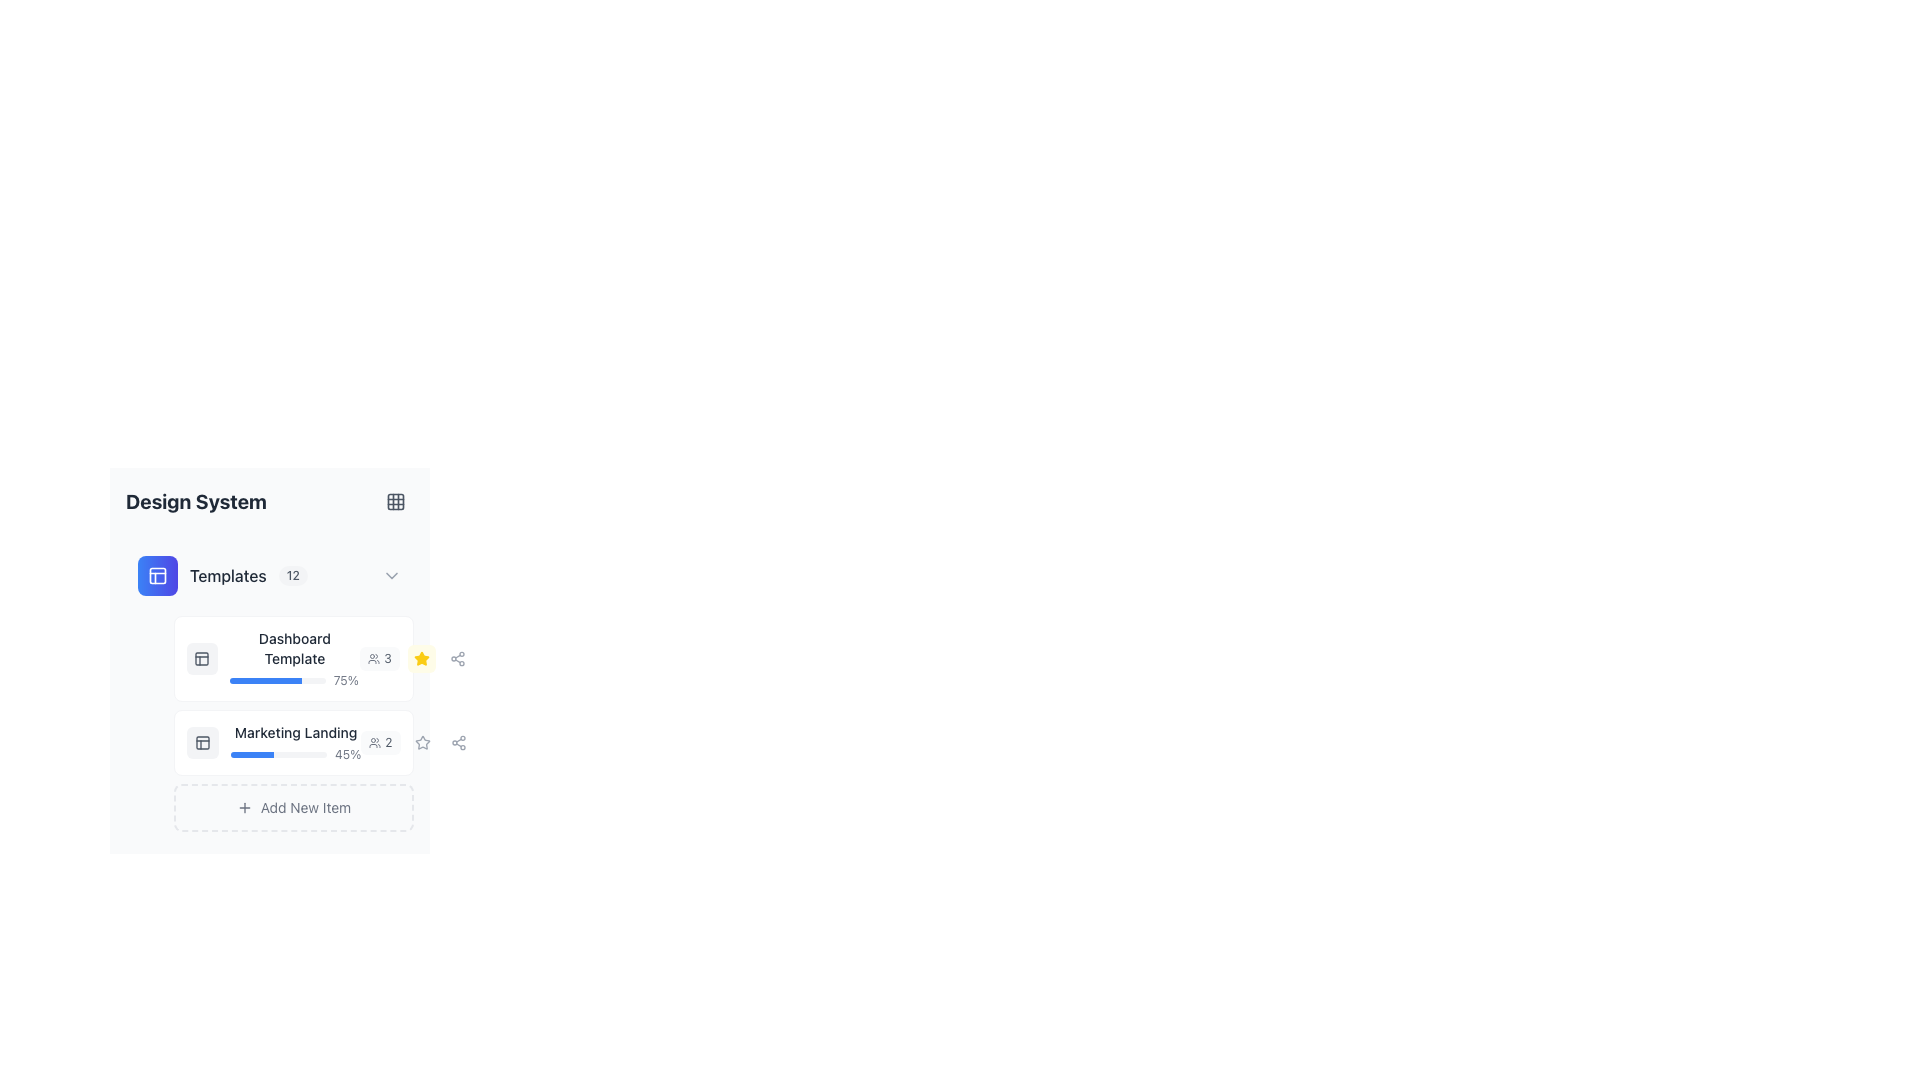 The height and width of the screenshot is (1080, 1920). Describe the element at coordinates (295, 732) in the screenshot. I see `text label identifying the 'Marketing Landing' template positioned in the second list item of the 'Templates' section under 'Design System'` at that location.